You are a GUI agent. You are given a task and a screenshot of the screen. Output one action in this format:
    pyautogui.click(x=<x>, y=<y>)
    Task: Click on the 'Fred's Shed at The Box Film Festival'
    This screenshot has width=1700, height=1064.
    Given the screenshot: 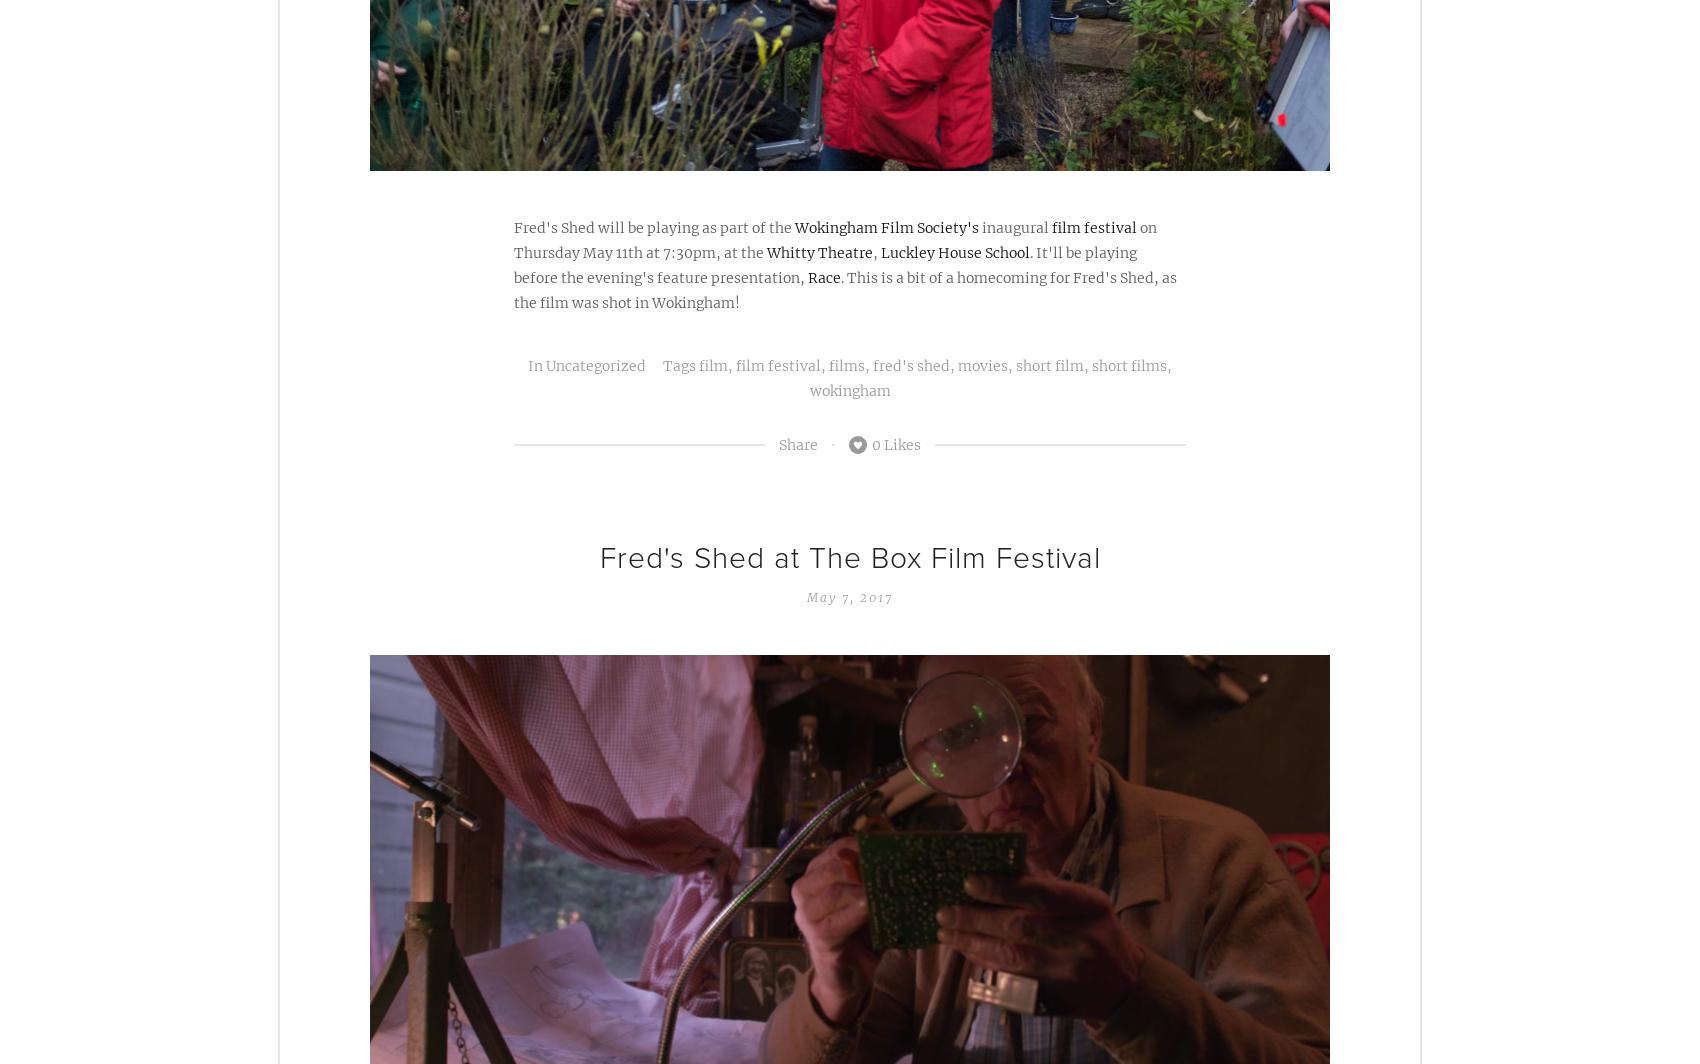 What is the action you would take?
    pyautogui.click(x=848, y=557)
    